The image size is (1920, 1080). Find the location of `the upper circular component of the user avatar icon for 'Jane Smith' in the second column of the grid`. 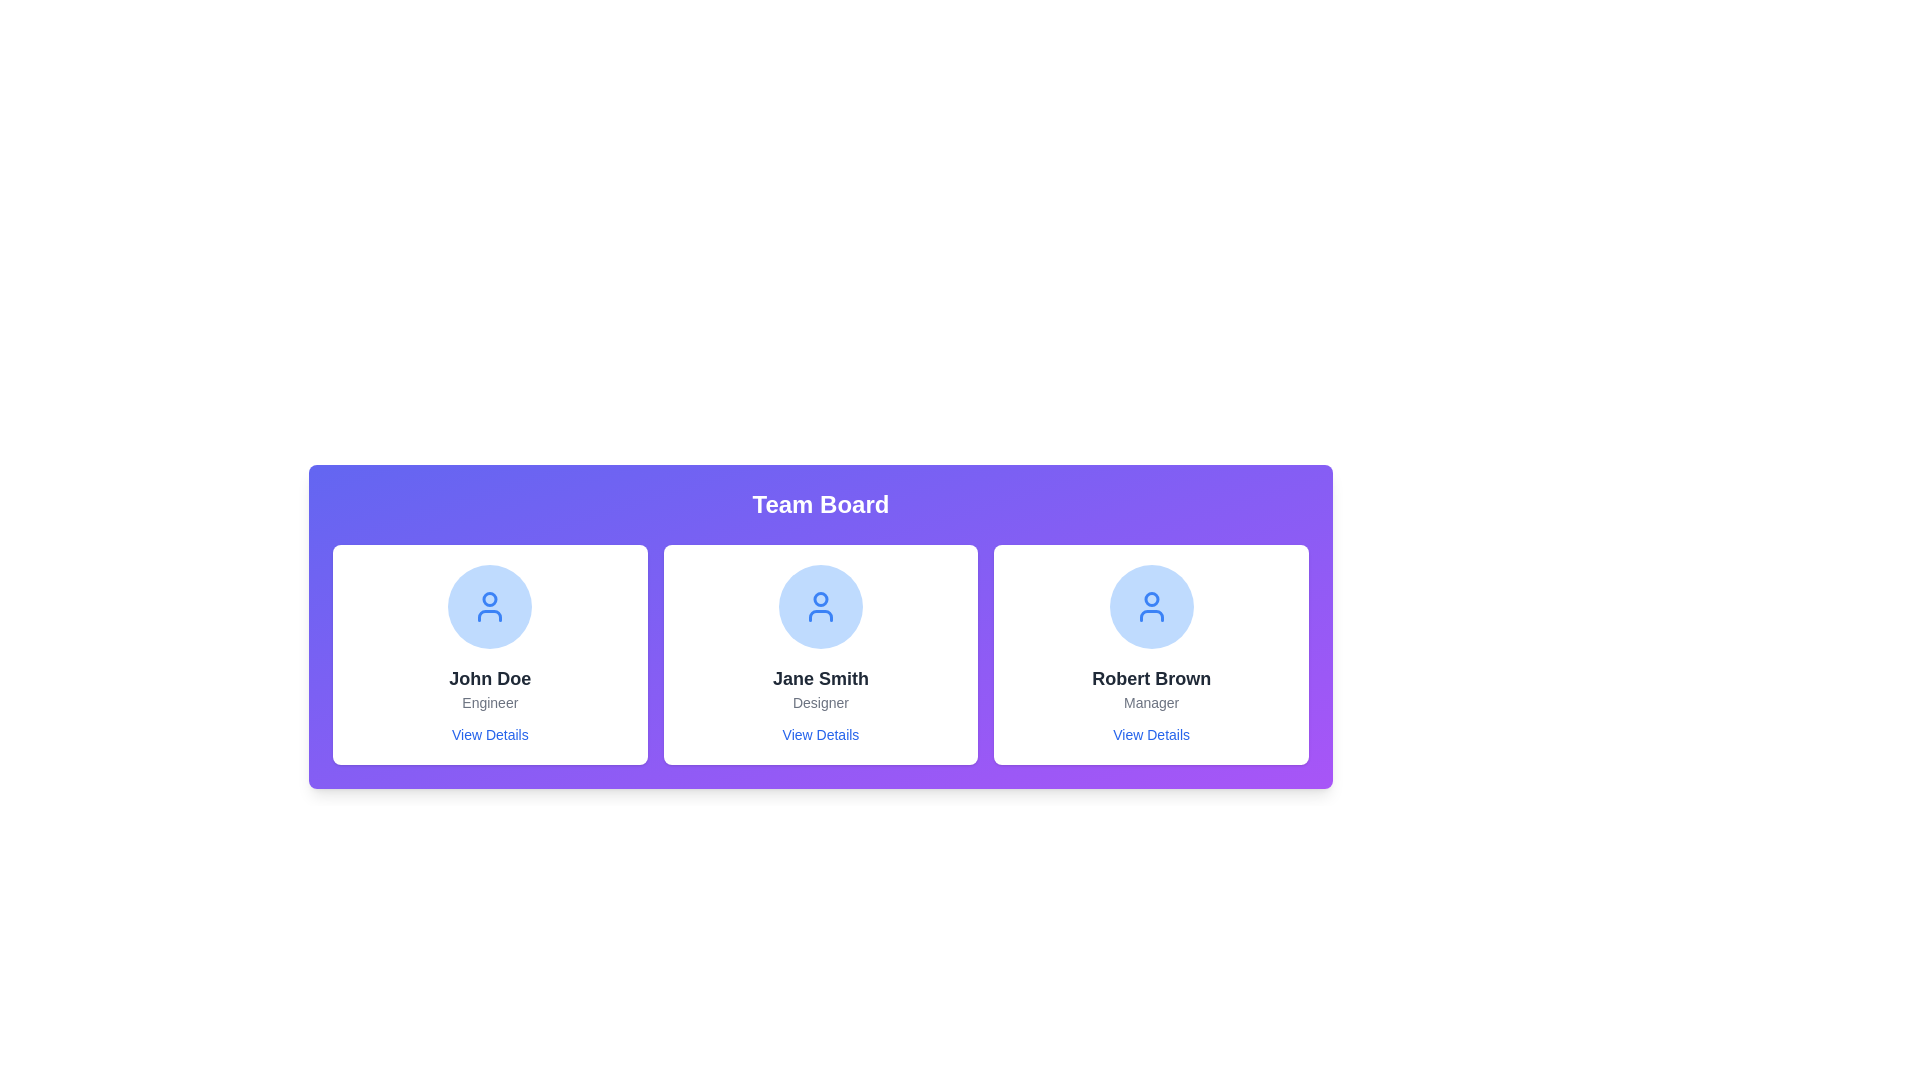

the upper circular component of the user avatar icon for 'Jane Smith' in the second column of the grid is located at coordinates (820, 598).